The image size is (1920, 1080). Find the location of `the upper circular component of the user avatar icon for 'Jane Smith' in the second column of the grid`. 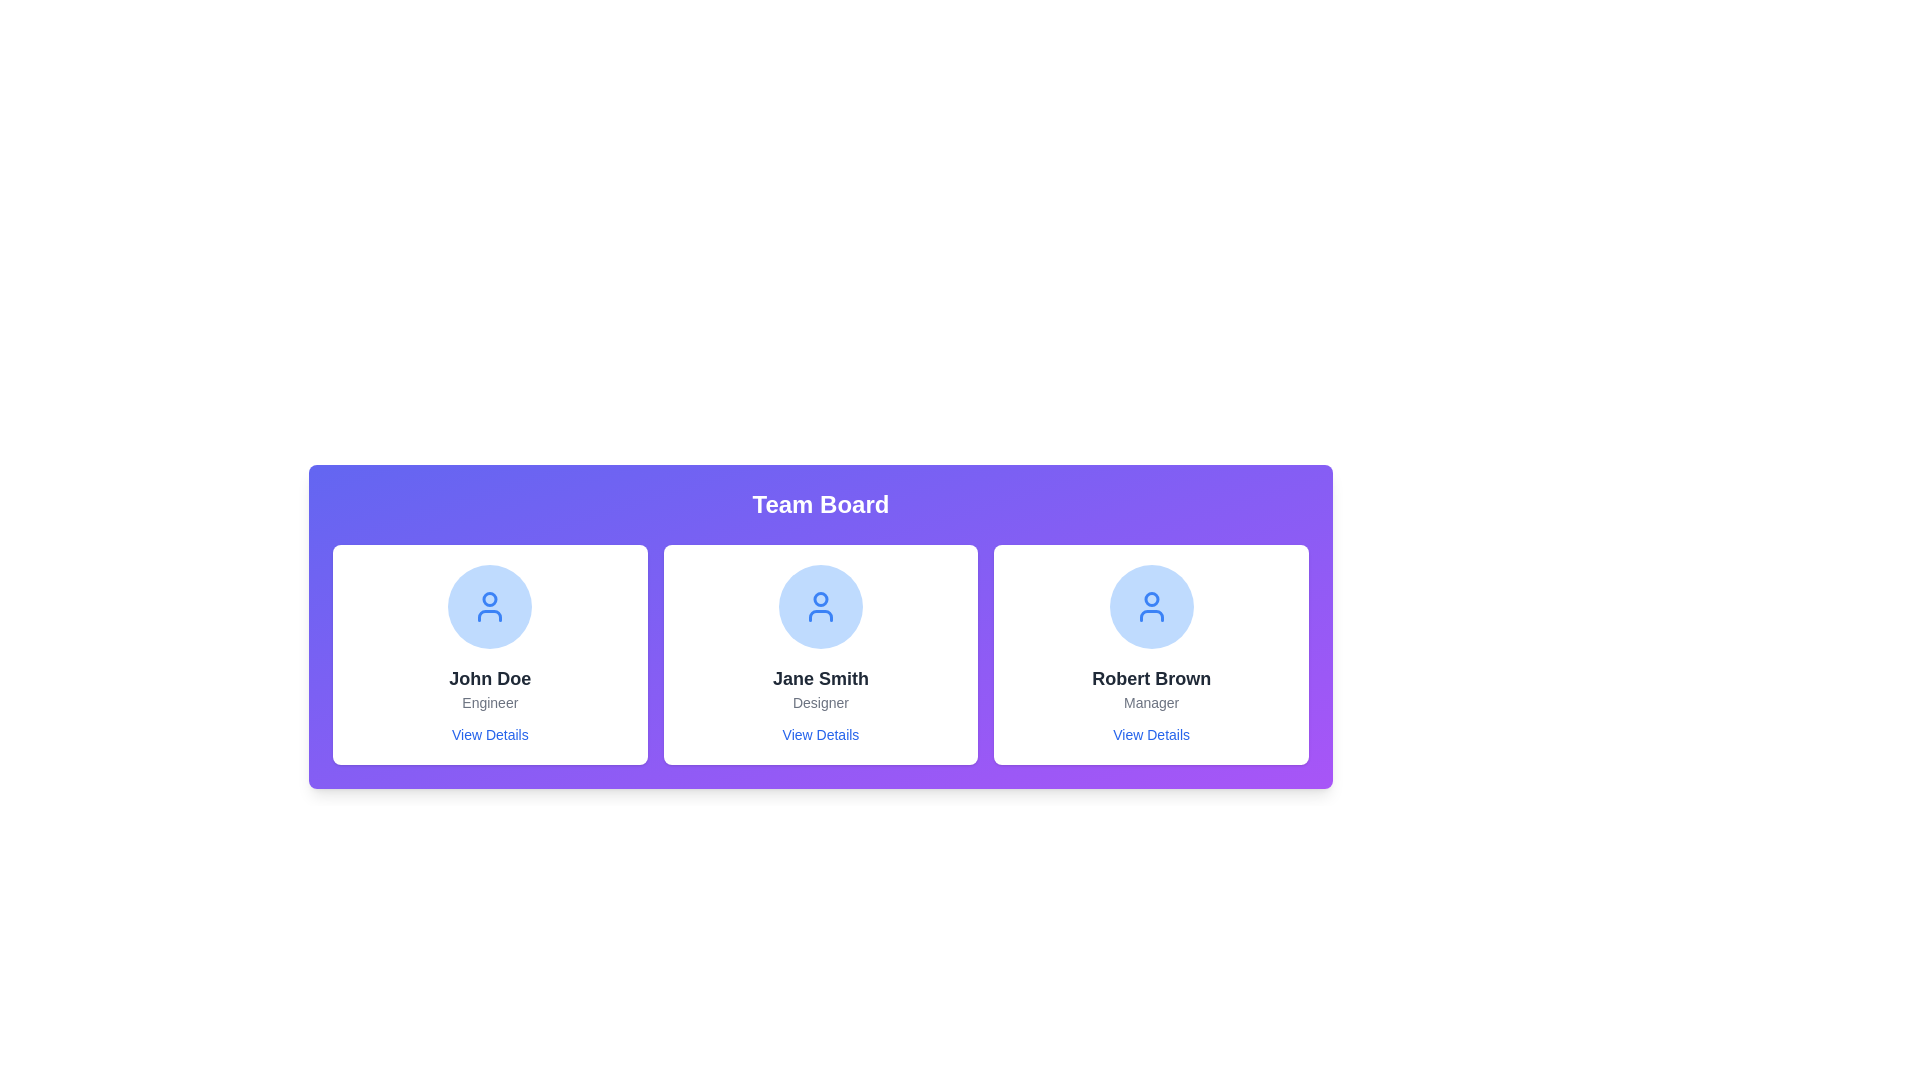

the upper circular component of the user avatar icon for 'Jane Smith' in the second column of the grid is located at coordinates (820, 598).